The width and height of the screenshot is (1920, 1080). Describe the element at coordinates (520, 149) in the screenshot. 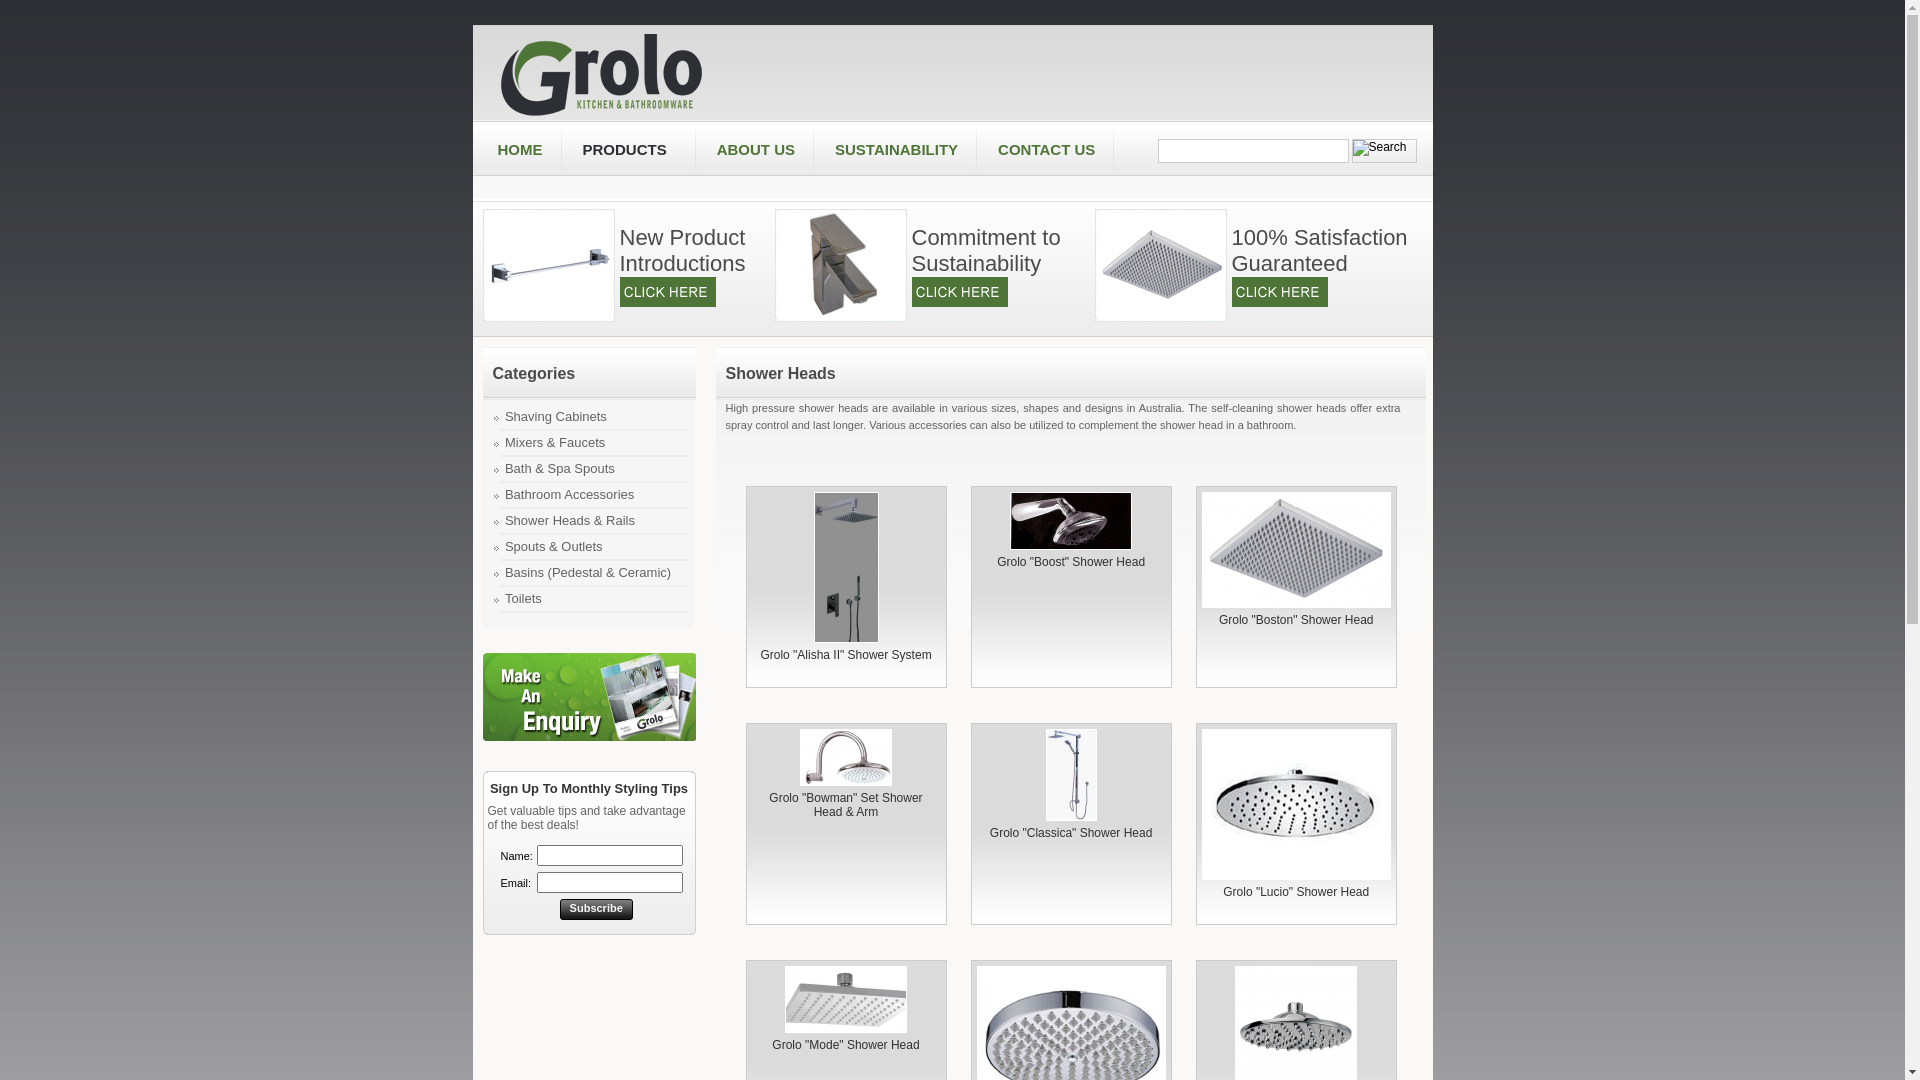

I see `'HOME'` at that location.